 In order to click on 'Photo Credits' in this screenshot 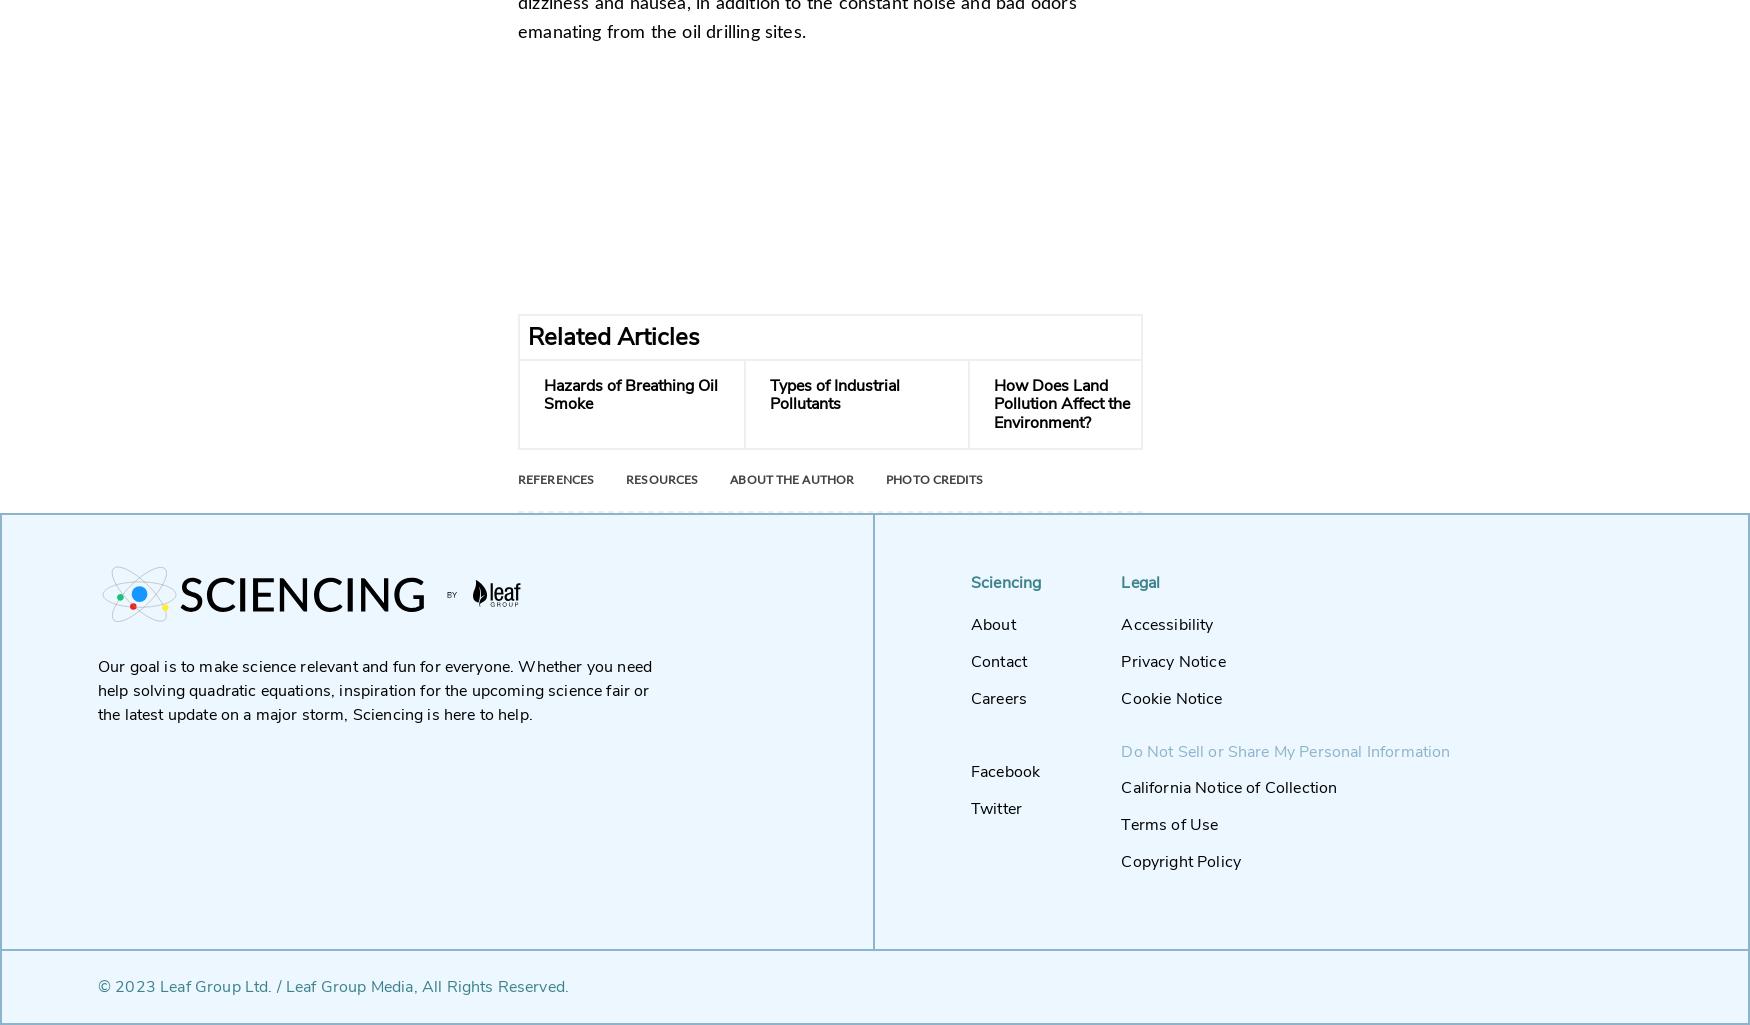, I will do `click(932, 480)`.